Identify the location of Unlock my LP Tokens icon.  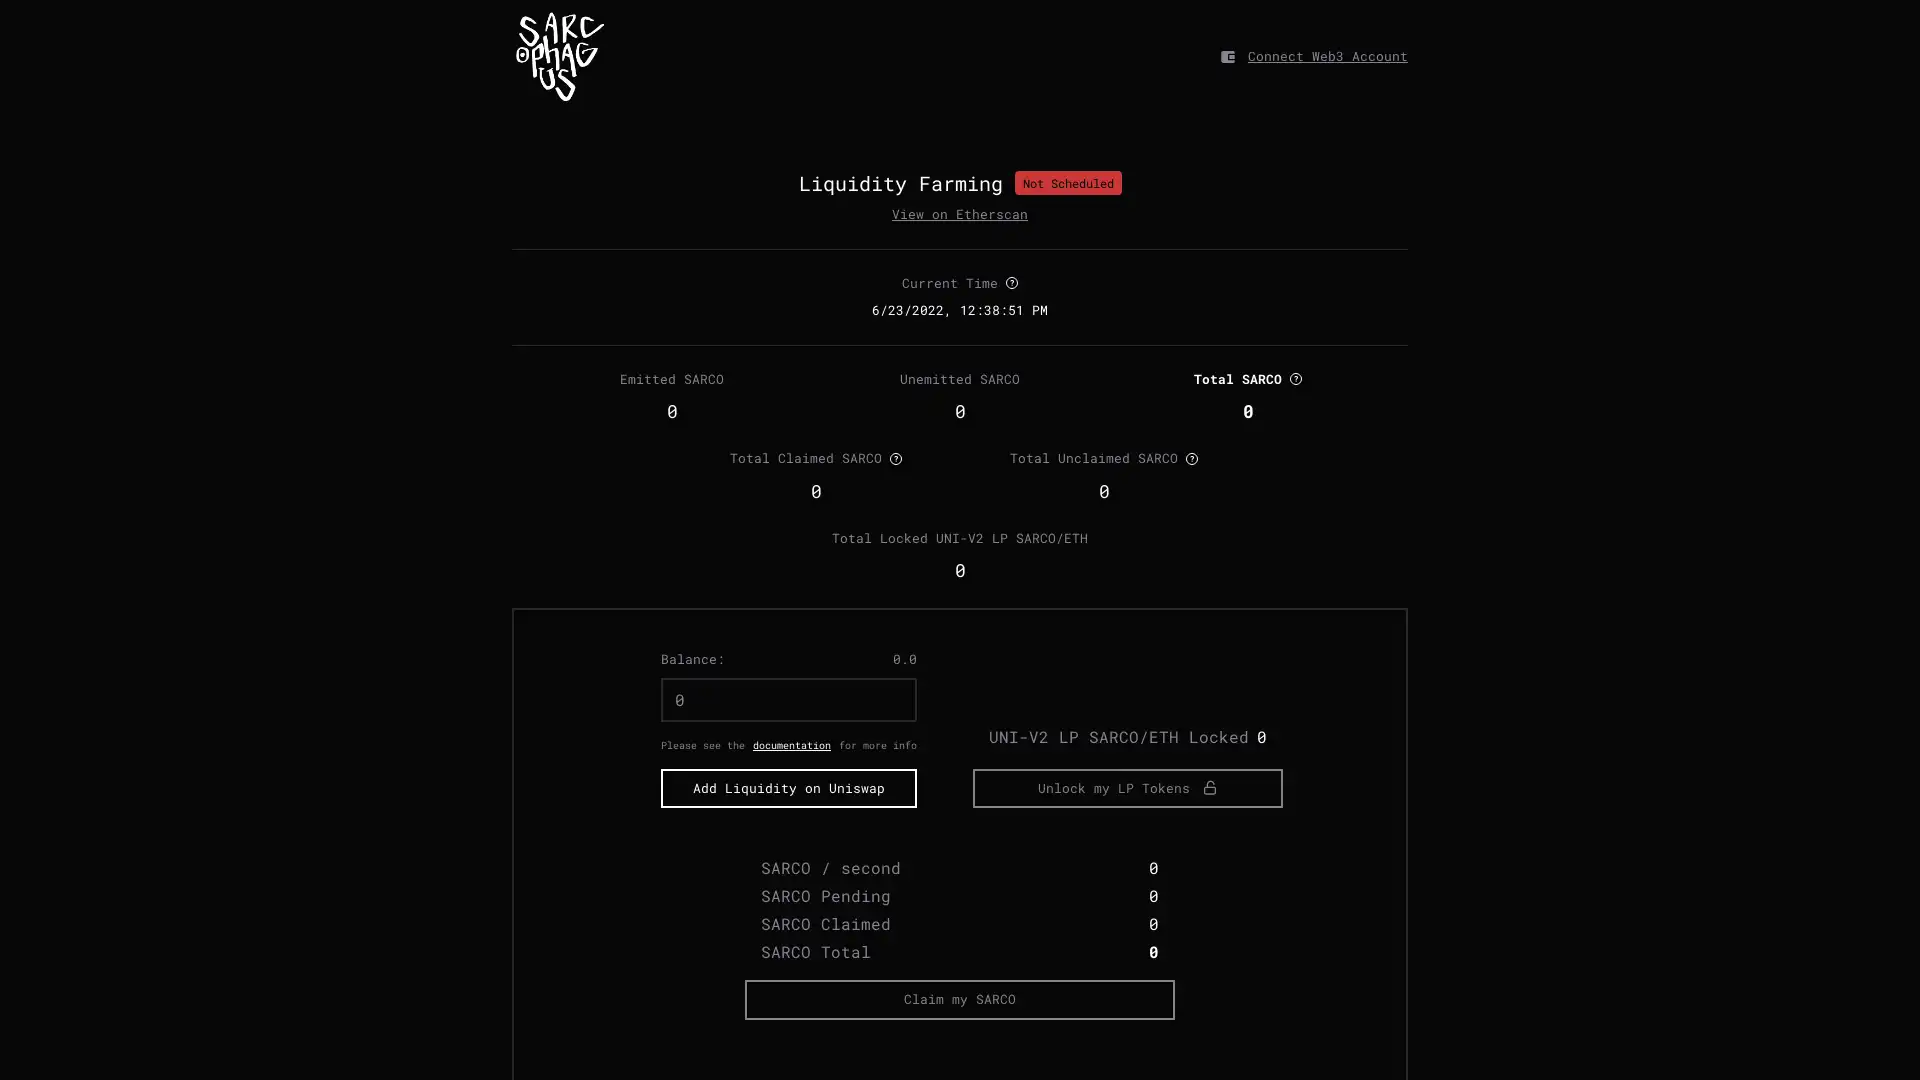
(1128, 858).